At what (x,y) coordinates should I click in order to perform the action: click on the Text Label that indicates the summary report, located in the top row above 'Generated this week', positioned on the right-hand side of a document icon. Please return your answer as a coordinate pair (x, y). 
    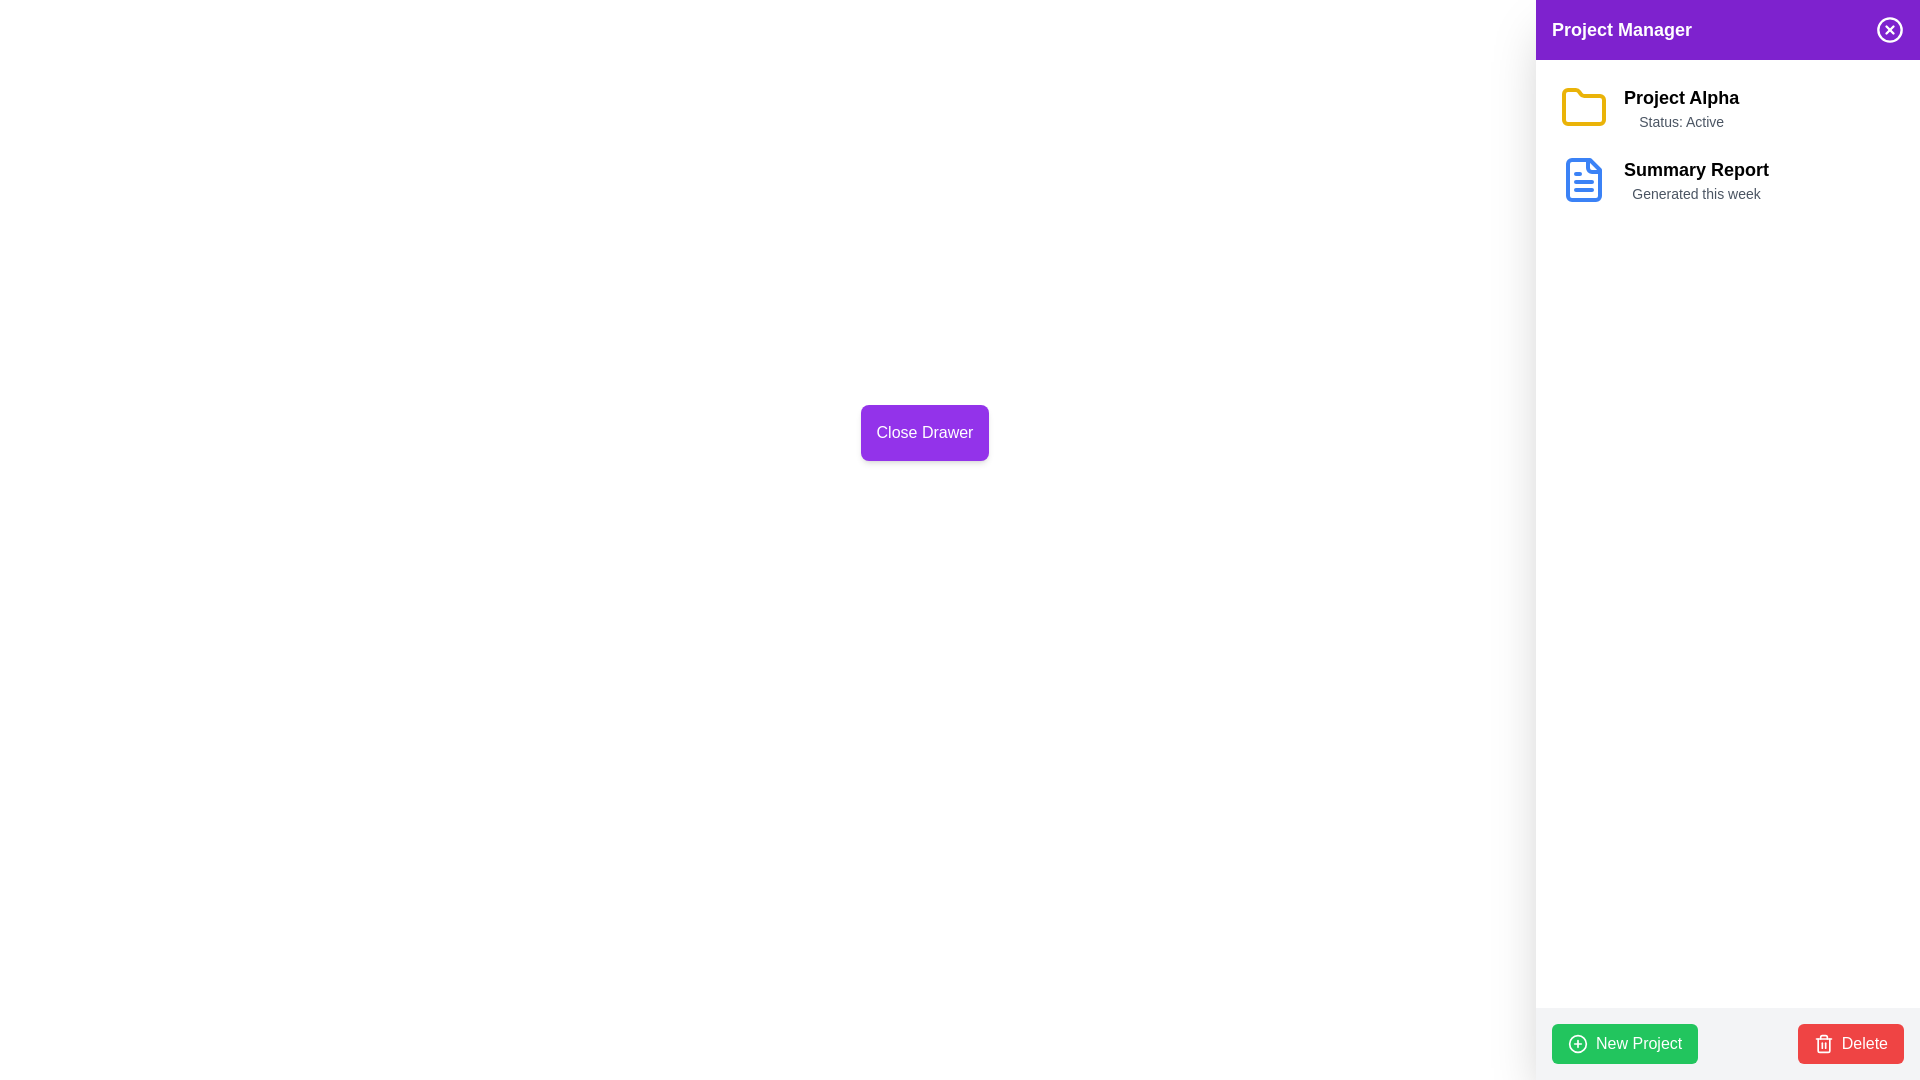
    Looking at the image, I should click on (1695, 168).